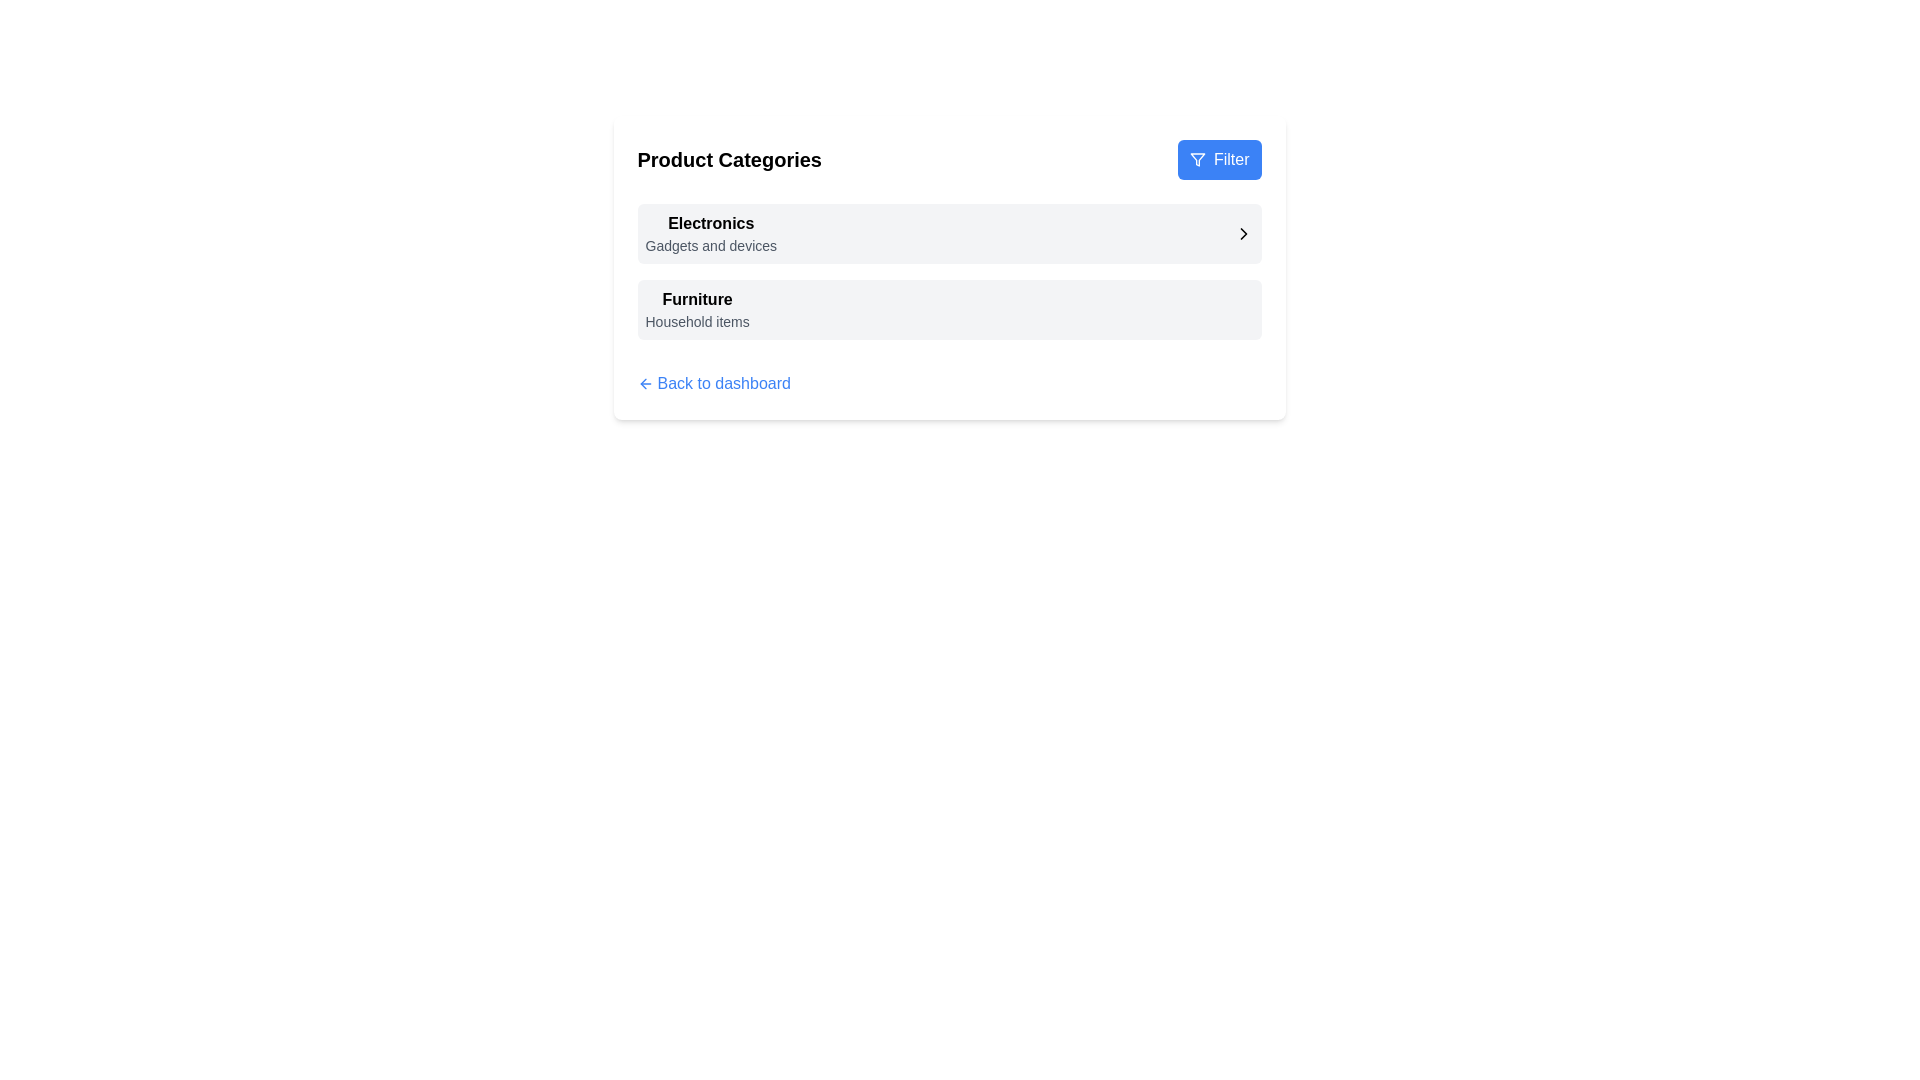 This screenshot has height=1080, width=1920. Describe the element at coordinates (1242, 233) in the screenshot. I see `the chevron navigation icon located at the far-right area of the 'Electronics' item in the product categories list` at that location.